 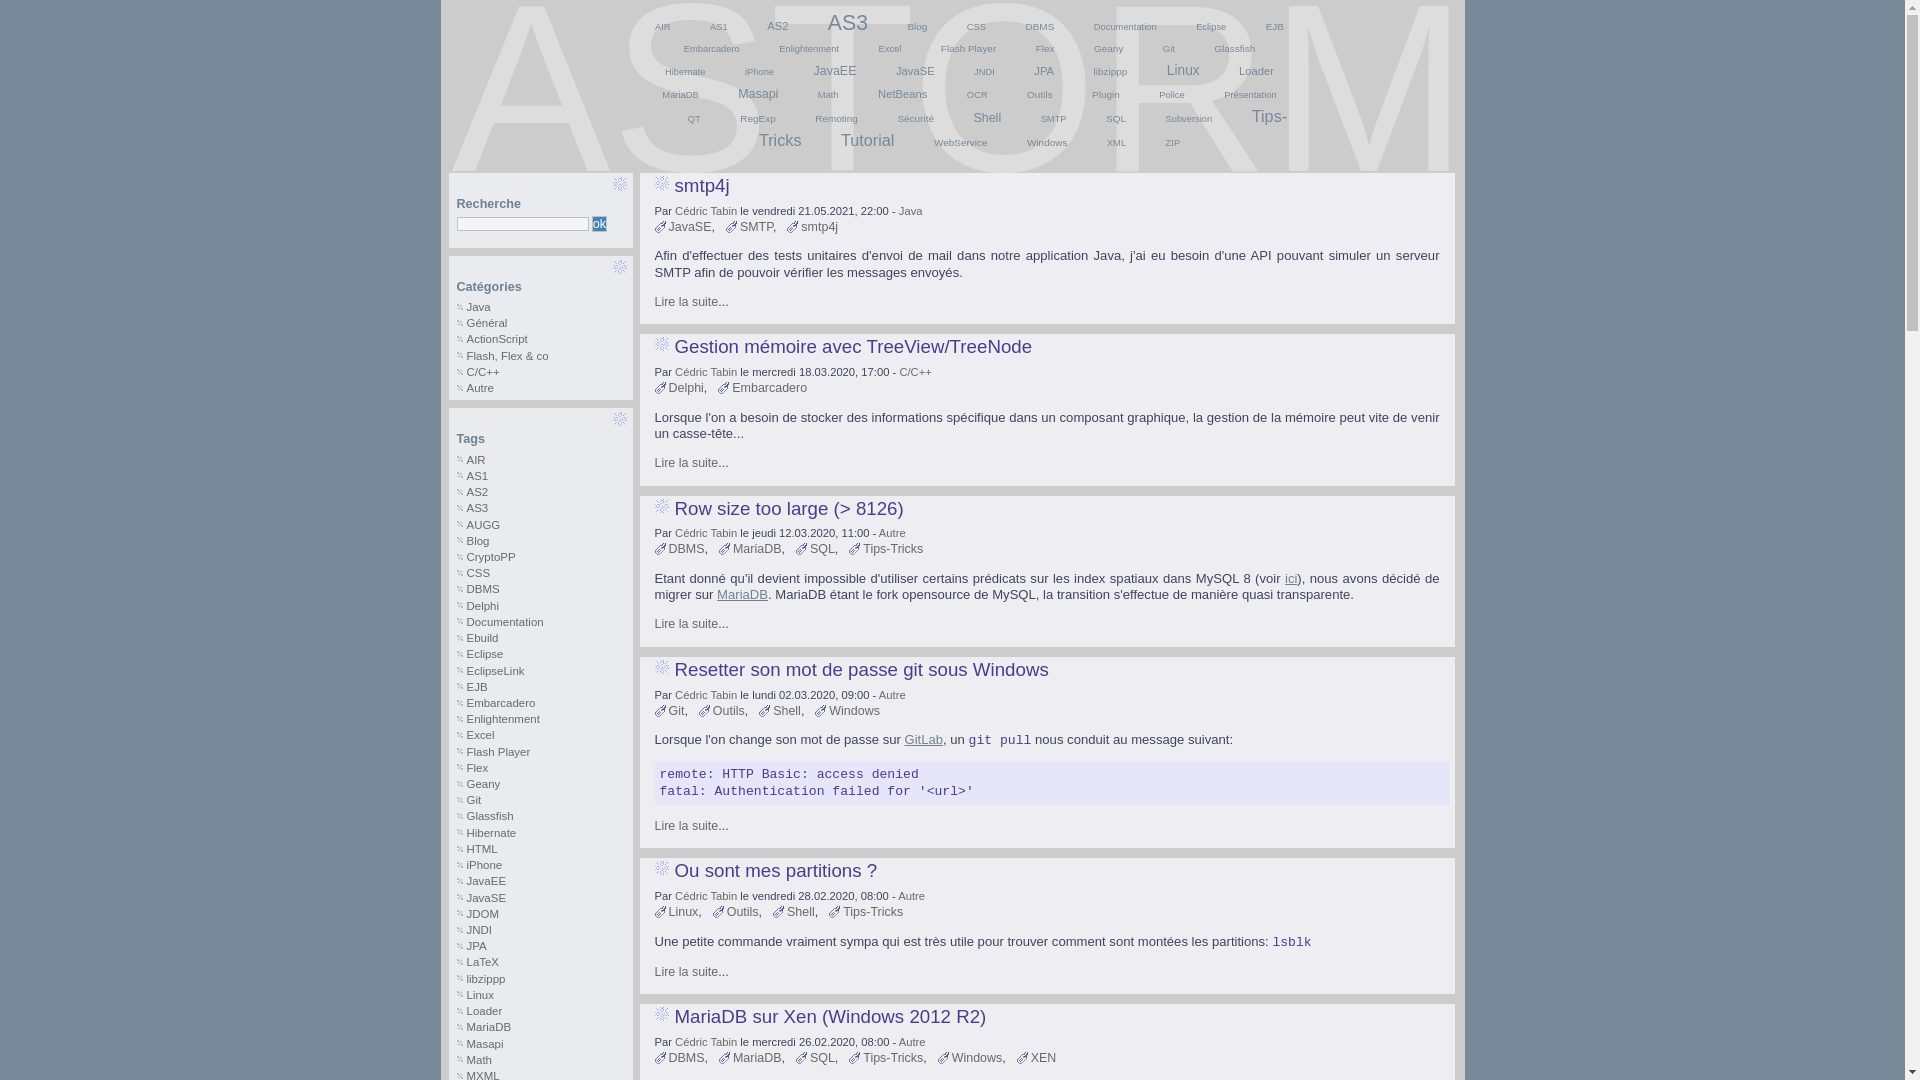 I want to click on 'MariaDB', so click(x=756, y=548).